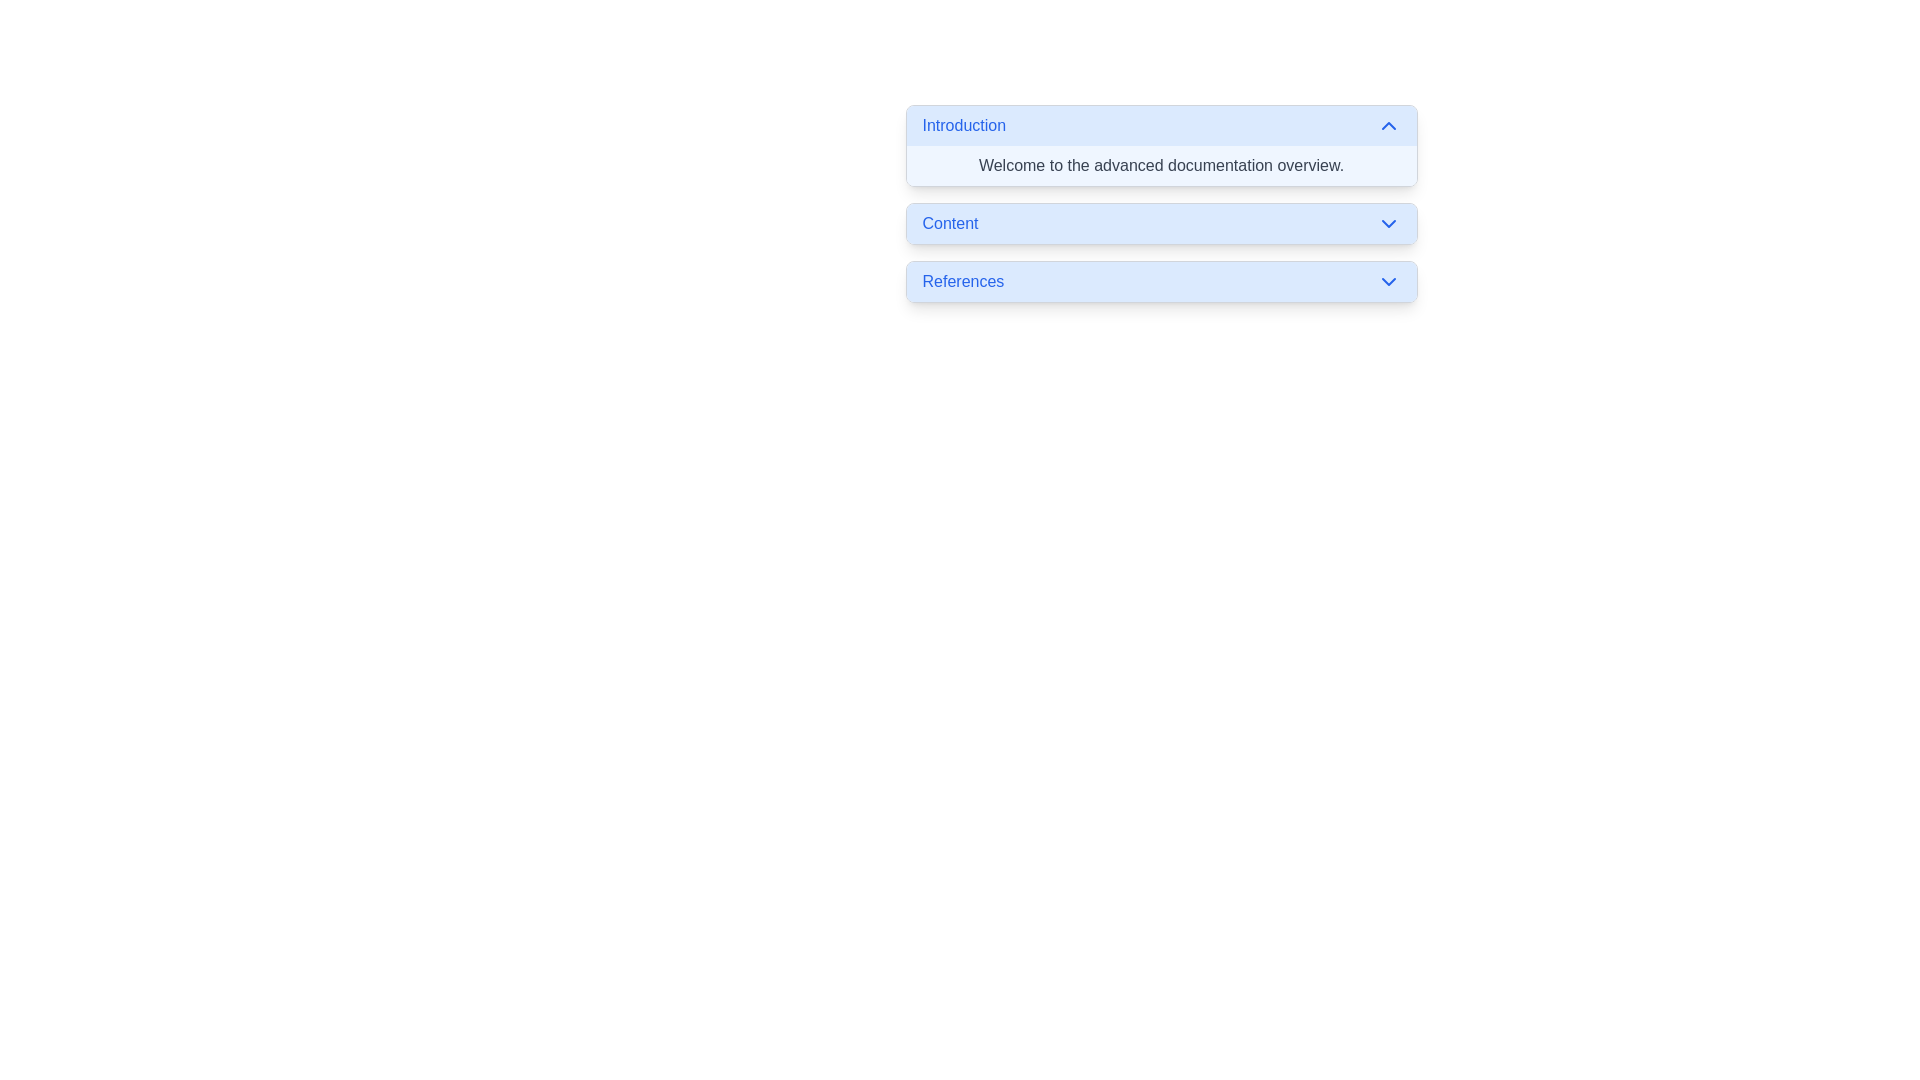  Describe the element at coordinates (963, 281) in the screenshot. I see `the bold blue label text that reads 'References', which is the leftmost text element under 'Content' in a vertical stack of sections` at that location.